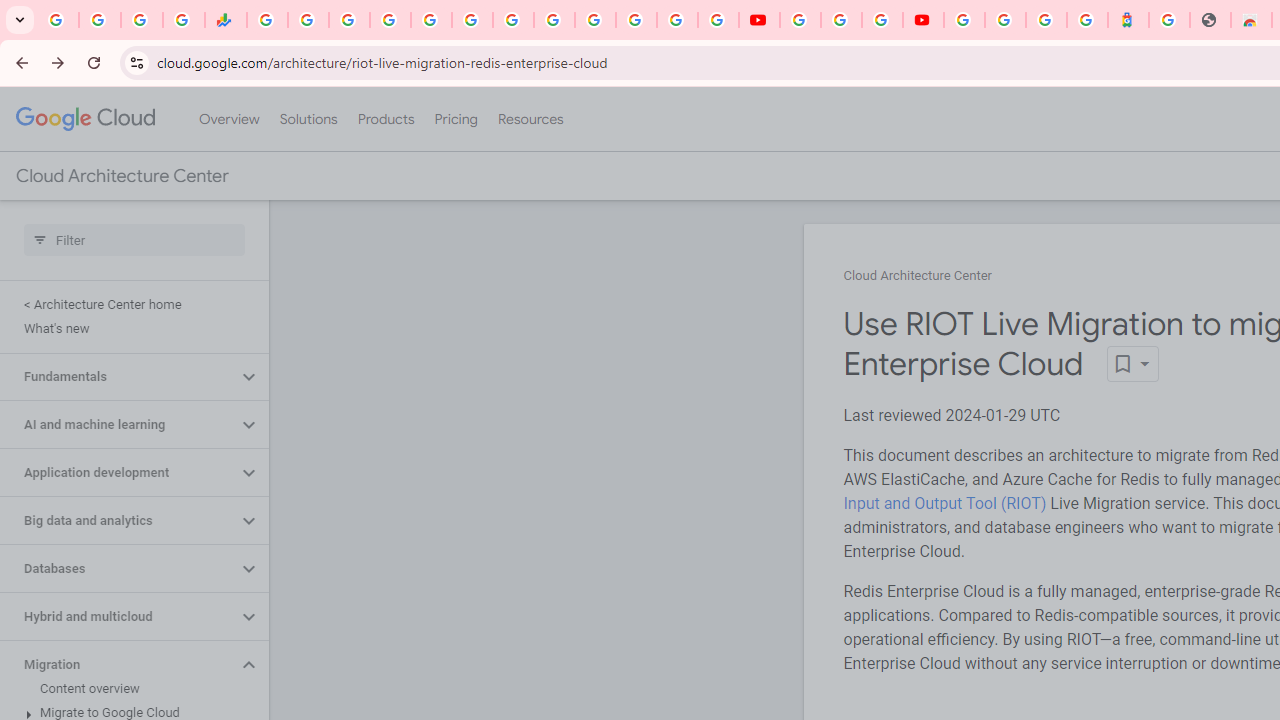 The width and height of the screenshot is (1280, 720). Describe the element at coordinates (1005, 20) in the screenshot. I see `'Sign in - Google Accounts'` at that location.